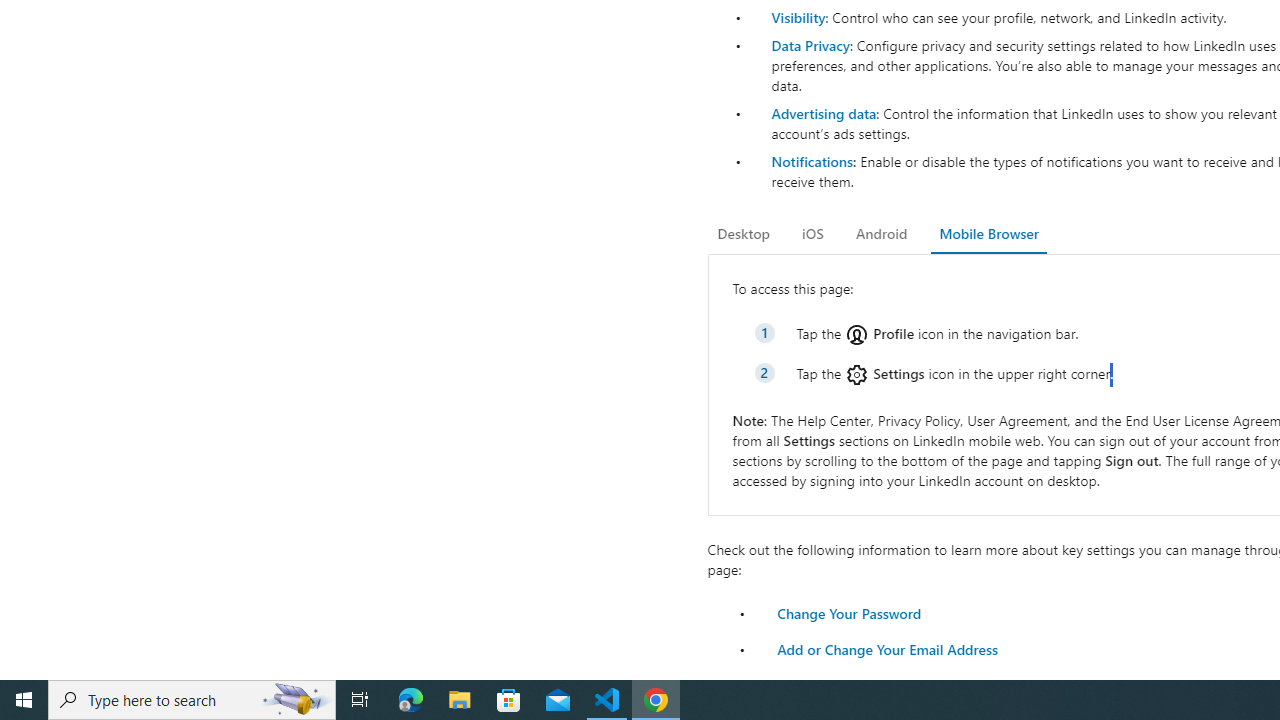 The width and height of the screenshot is (1280, 720). What do you see at coordinates (811, 160) in the screenshot?
I see `'Notifications'` at bounding box center [811, 160].